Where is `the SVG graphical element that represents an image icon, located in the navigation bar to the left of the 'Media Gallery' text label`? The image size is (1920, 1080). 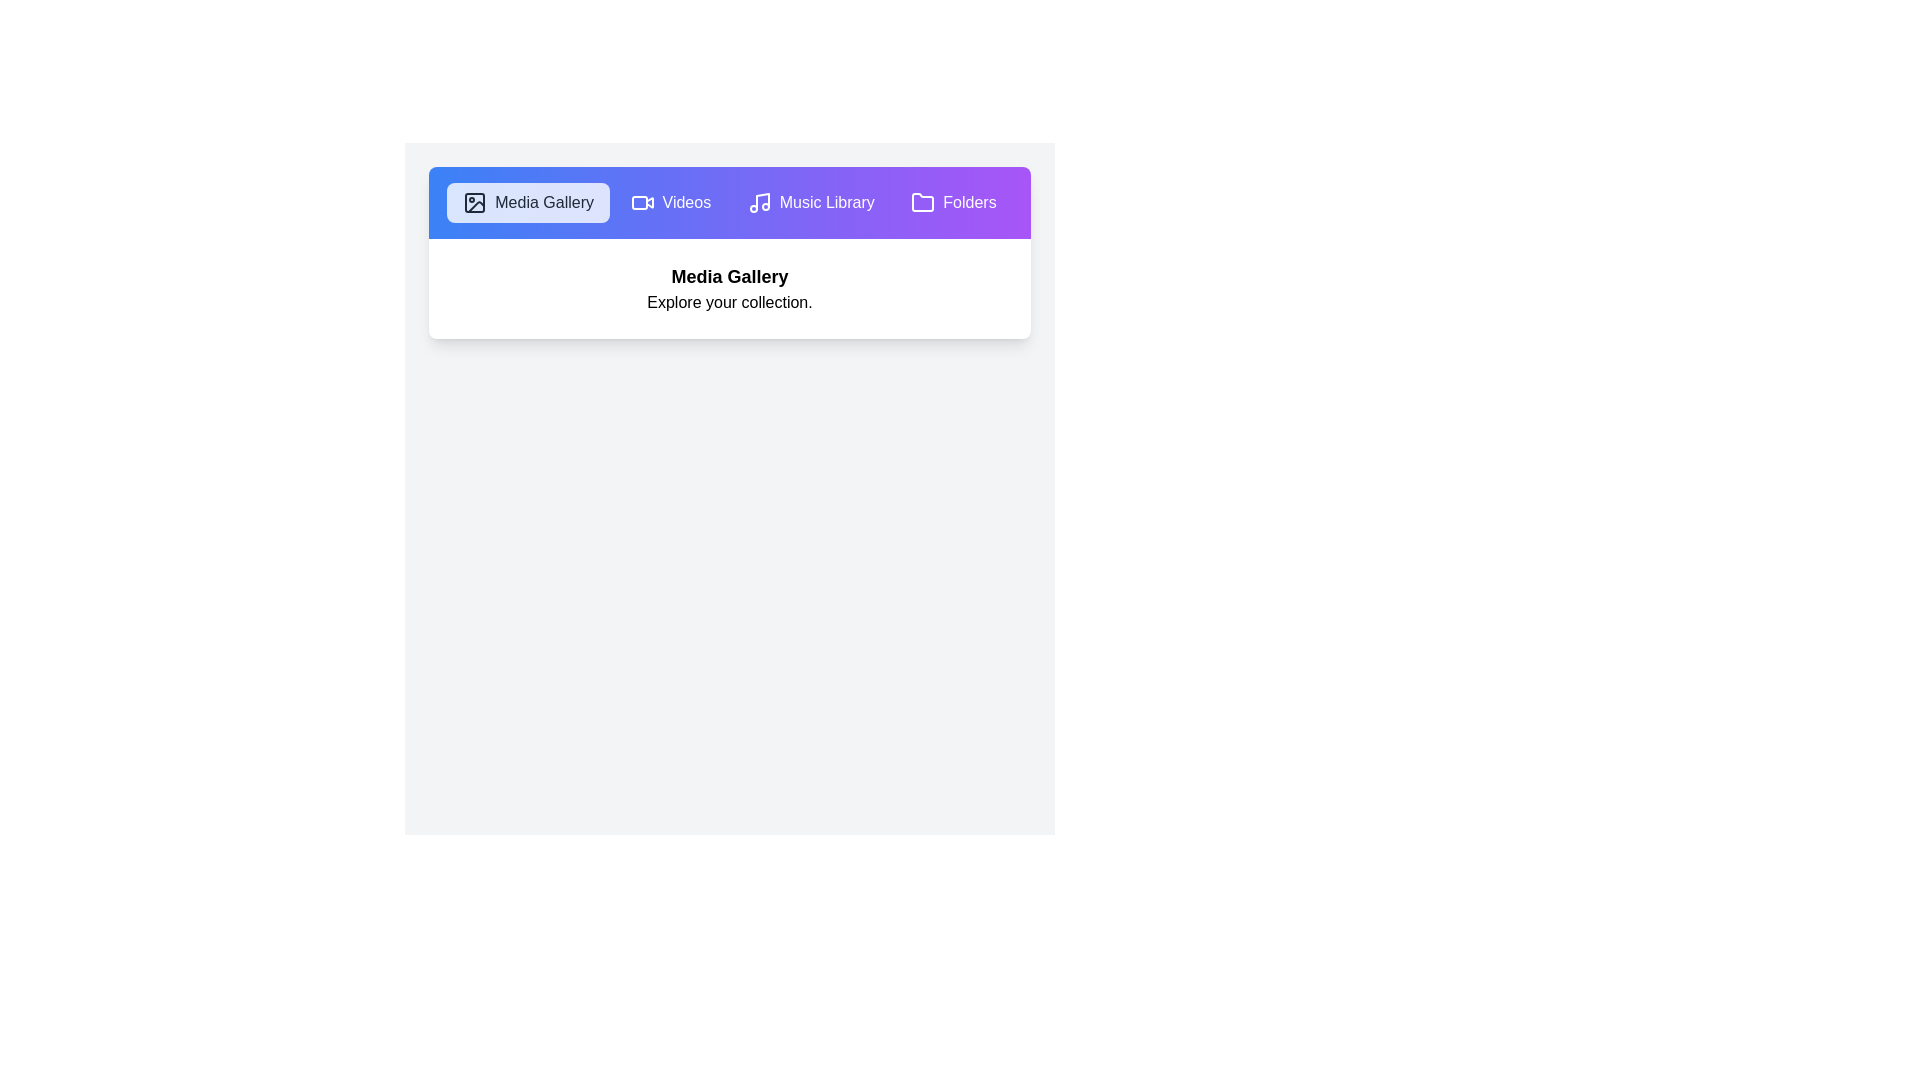 the SVG graphical element that represents an image icon, located in the navigation bar to the left of the 'Media Gallery' text label is located at coordinates (475, 207).